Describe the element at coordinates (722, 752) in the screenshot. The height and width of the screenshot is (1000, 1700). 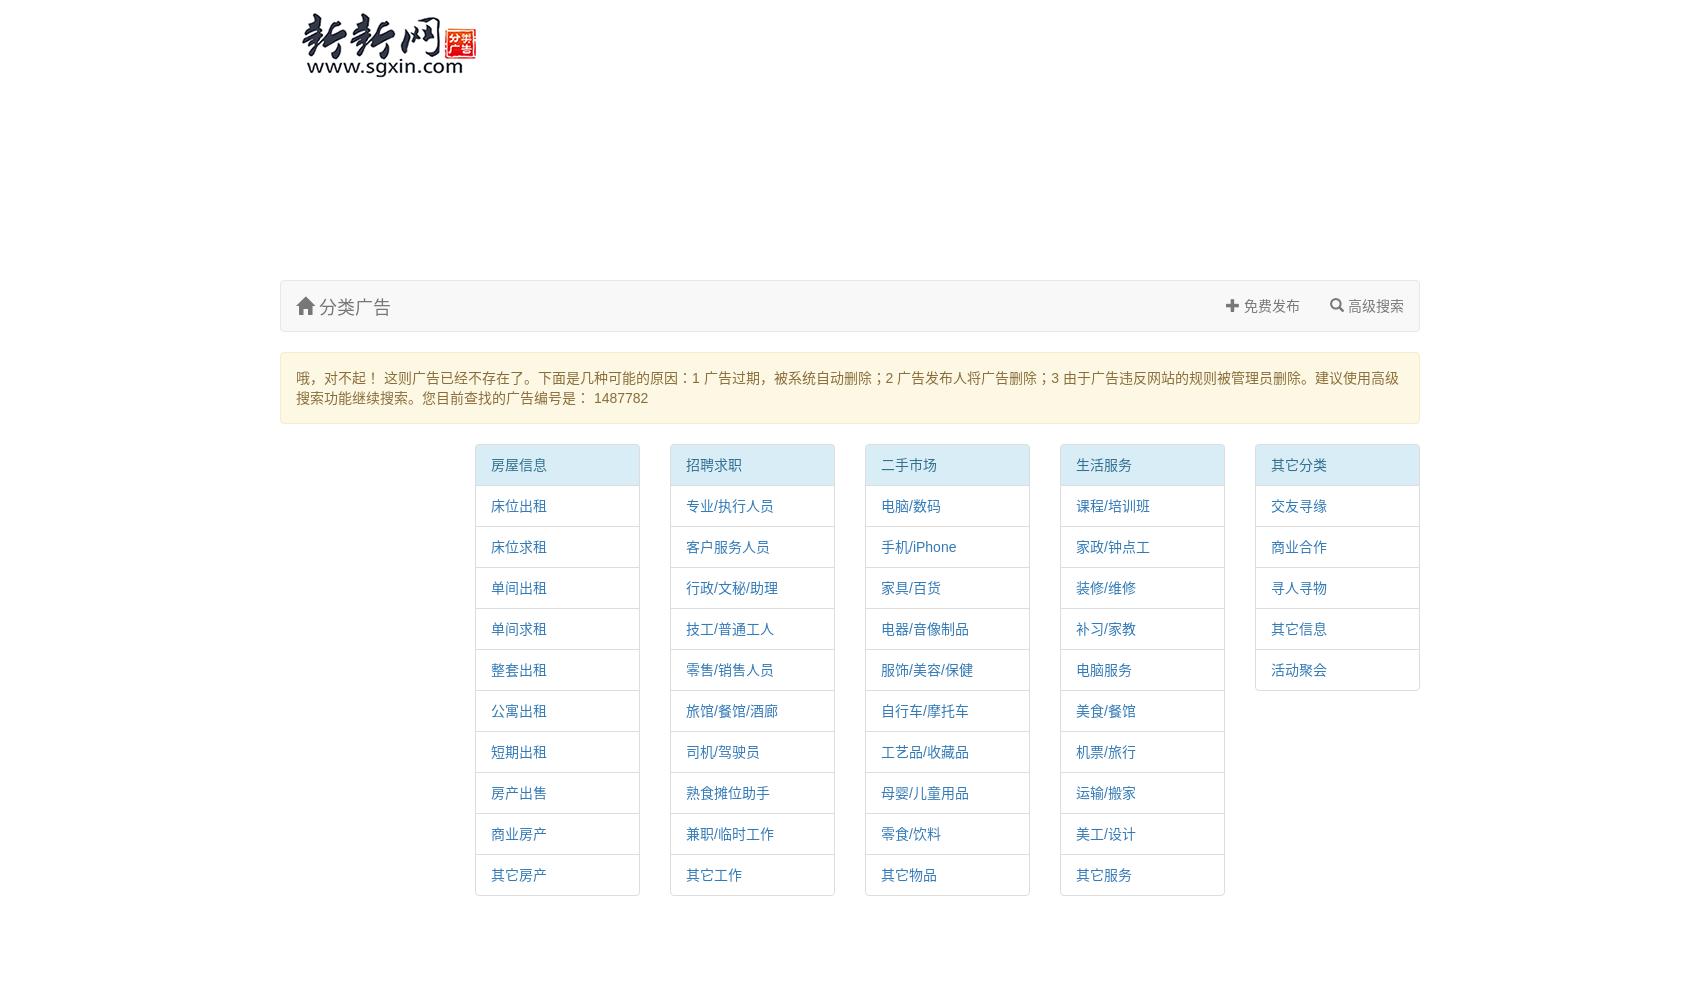
I see `'司机/驾驶员'` at that location.